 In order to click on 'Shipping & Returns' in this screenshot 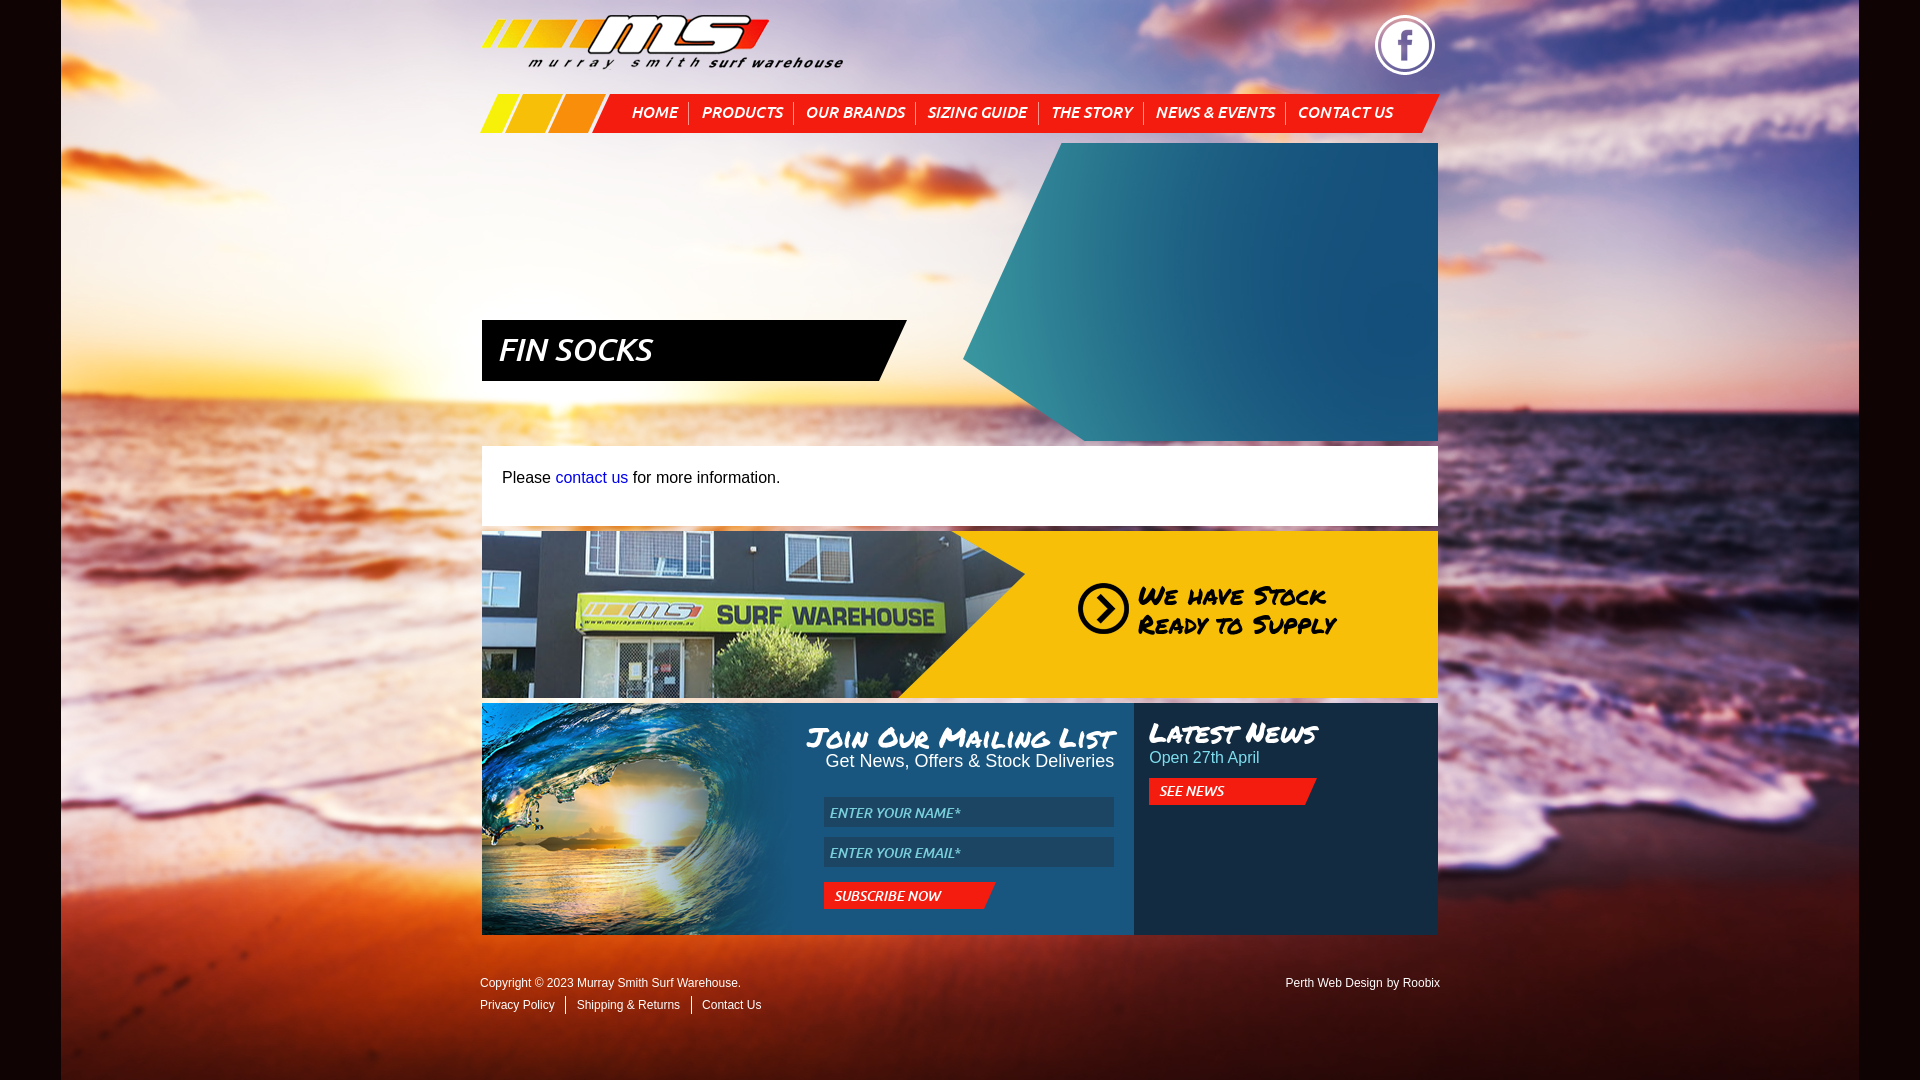, I will do `click(627, 1005)`.